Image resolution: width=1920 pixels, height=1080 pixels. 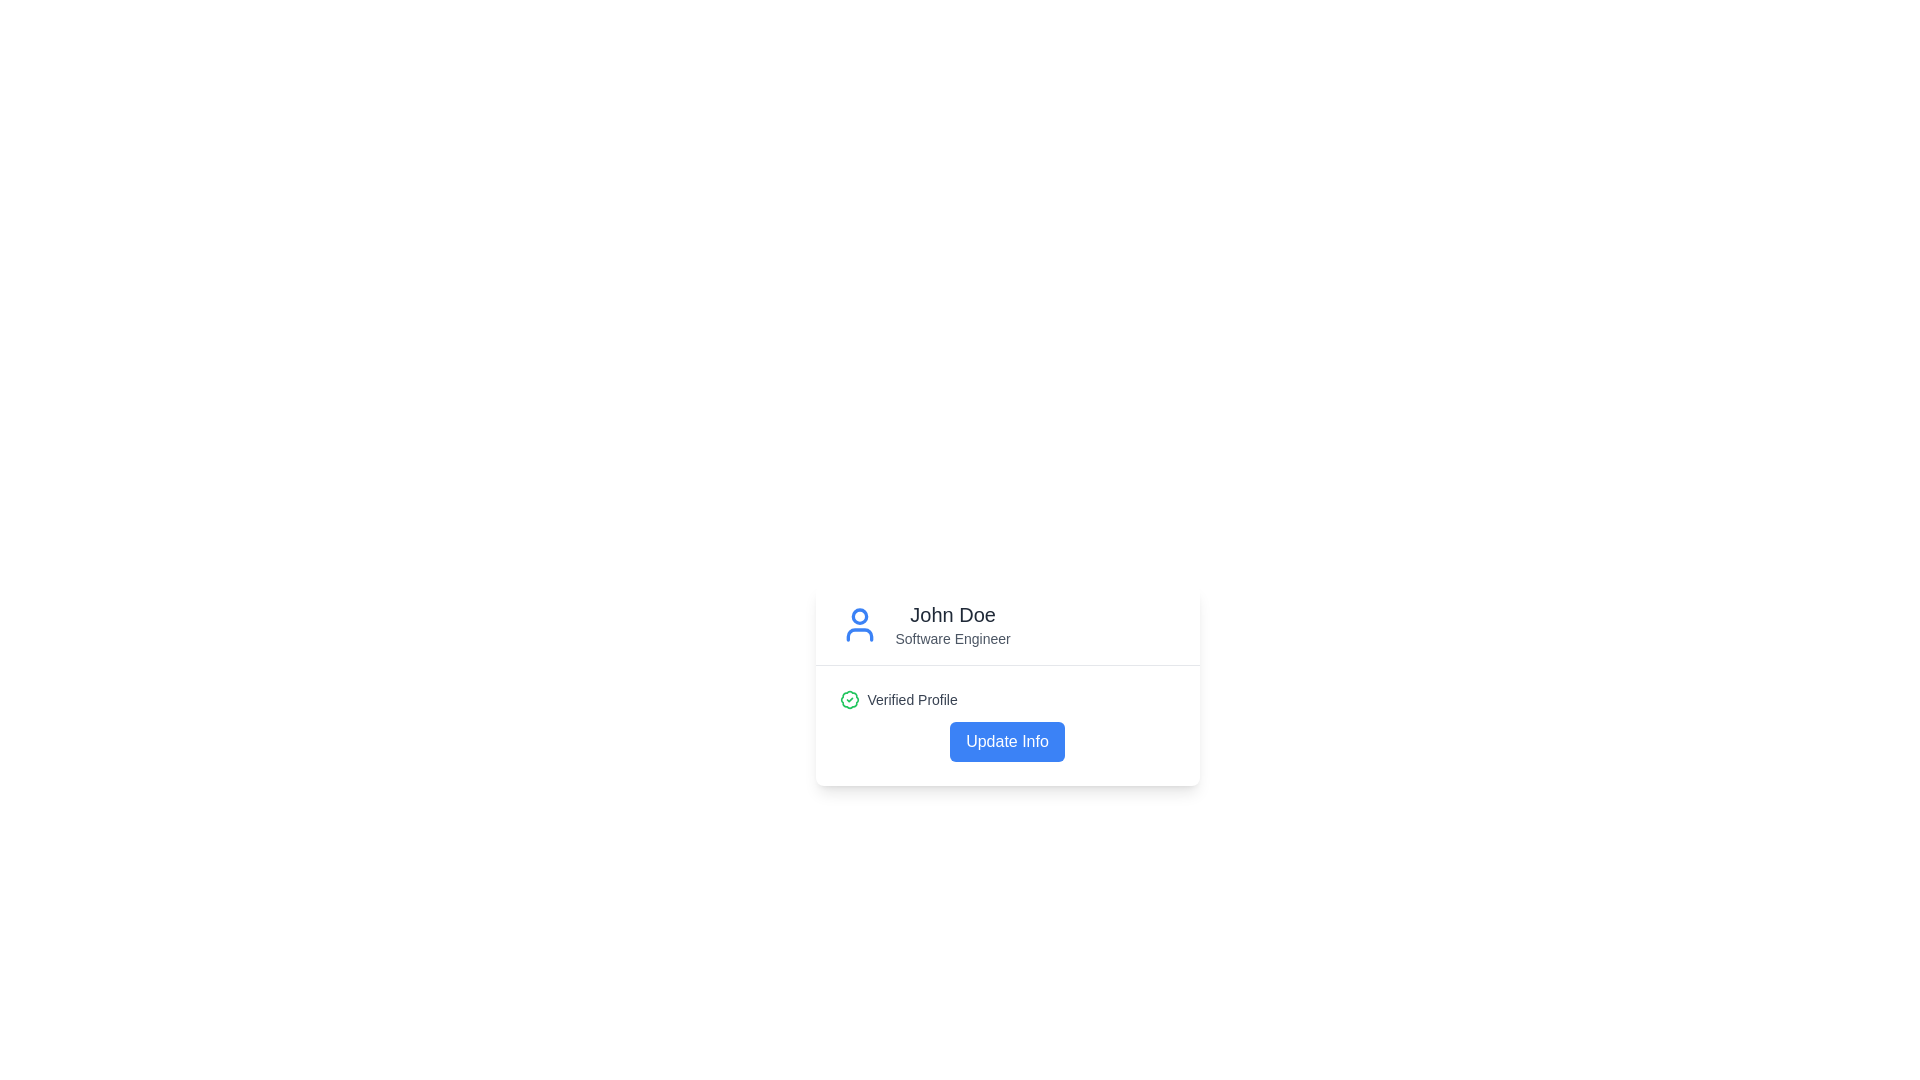 I want to click on the Text Block that displays the user's name and professional designation, so click(x=952, y=623).